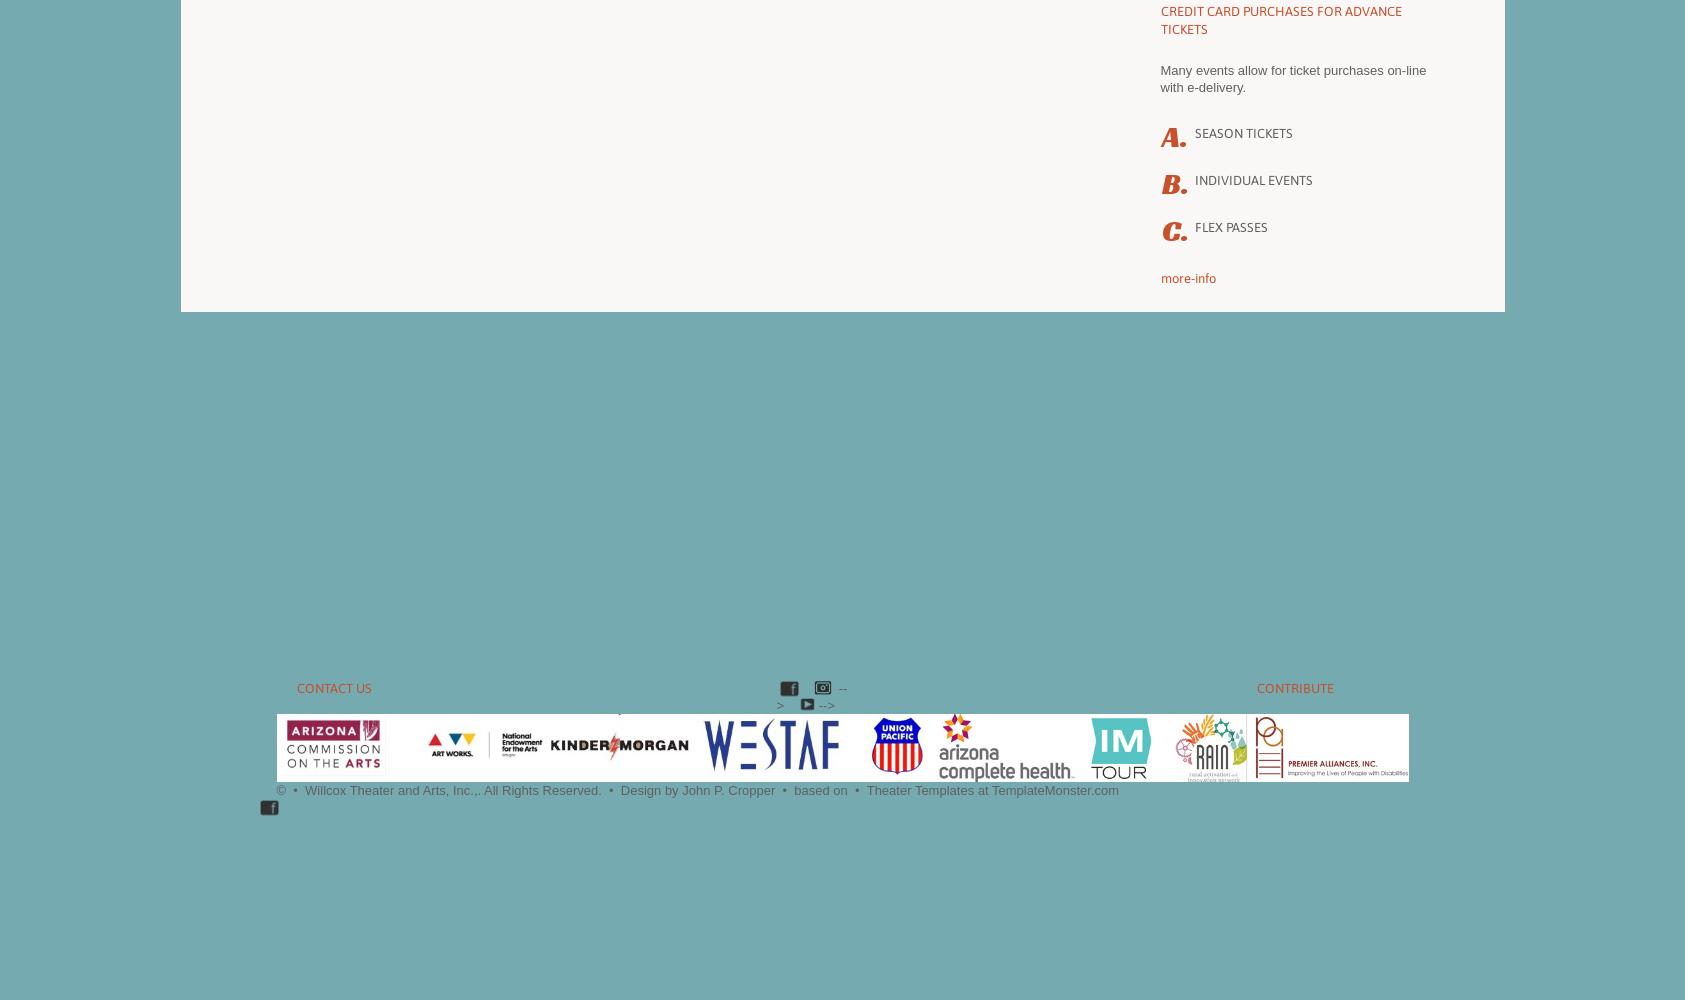 Image resolution: width=1685 pixels, height=1000 pixels. I want to click on 'Credit card purchases for advance tickets', so click(1280, 20).